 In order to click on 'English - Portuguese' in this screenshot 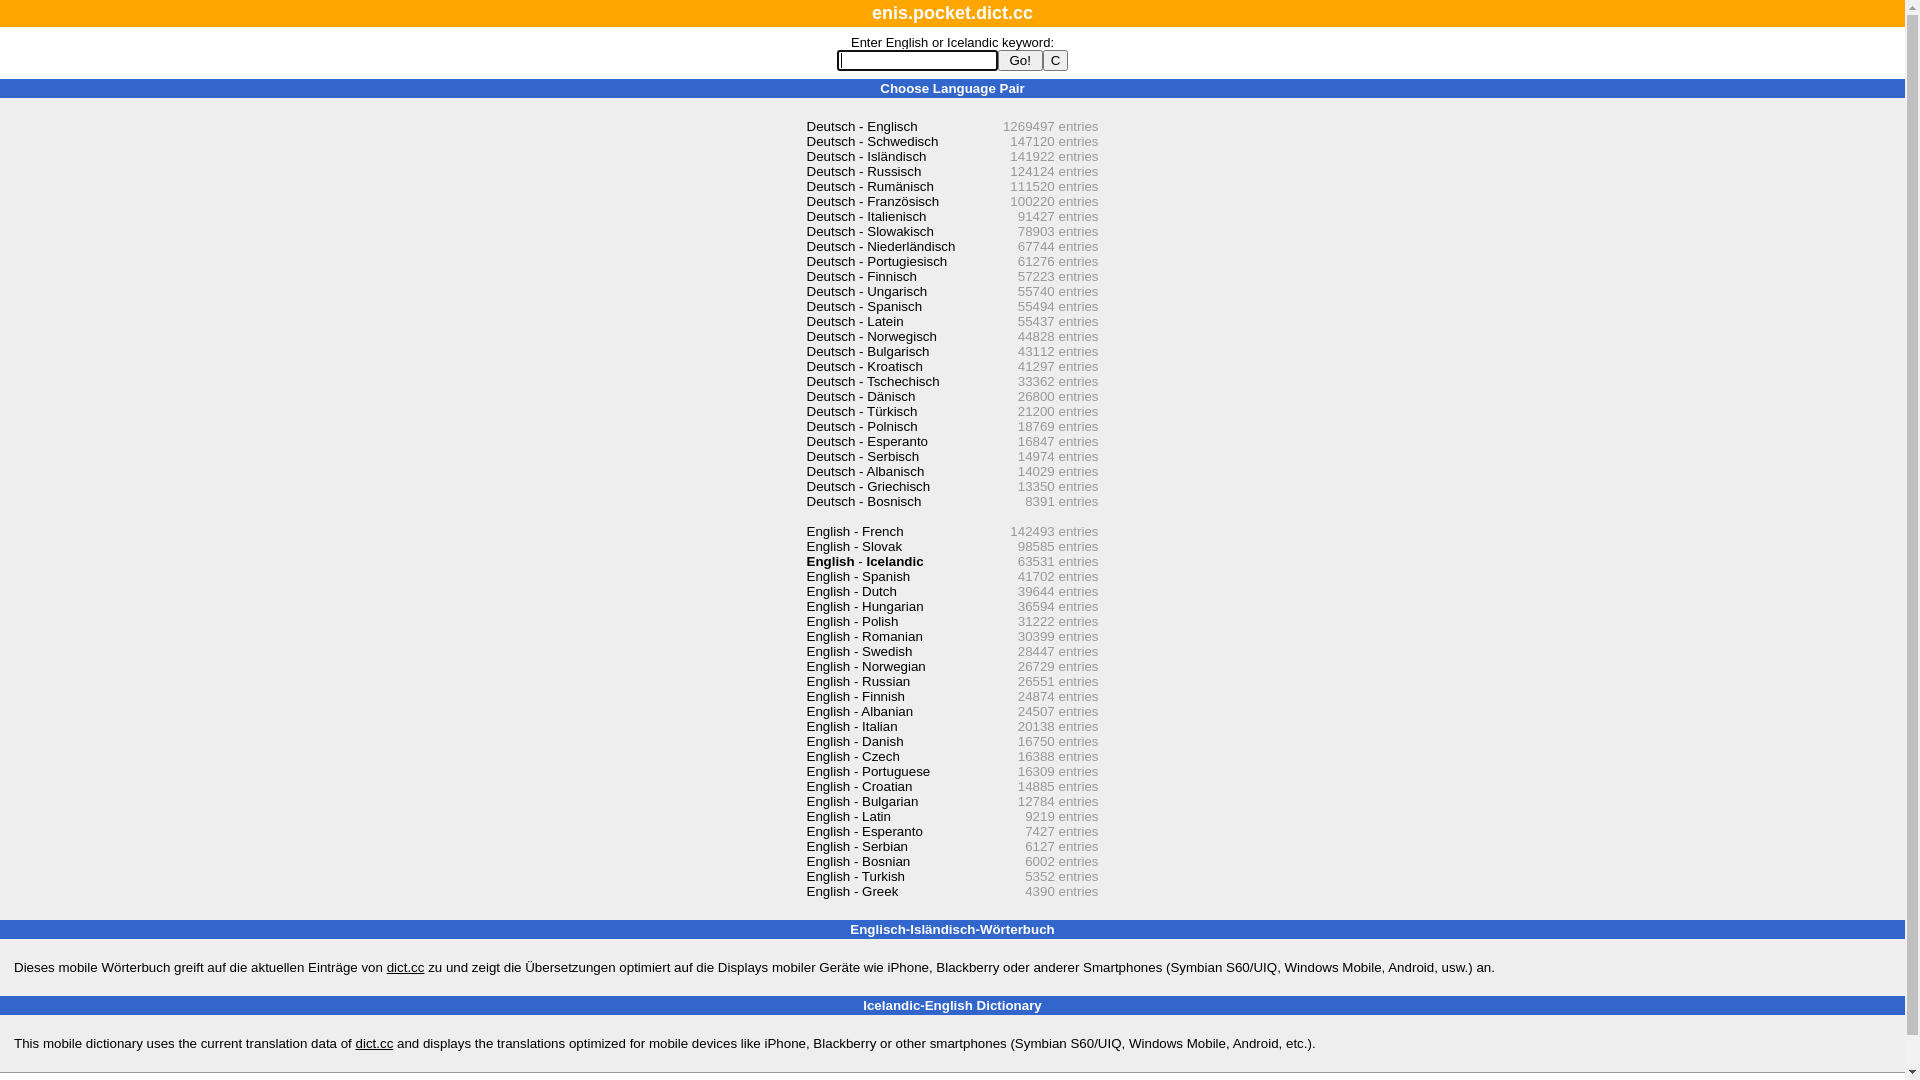, I will do `click(868, 770)`.